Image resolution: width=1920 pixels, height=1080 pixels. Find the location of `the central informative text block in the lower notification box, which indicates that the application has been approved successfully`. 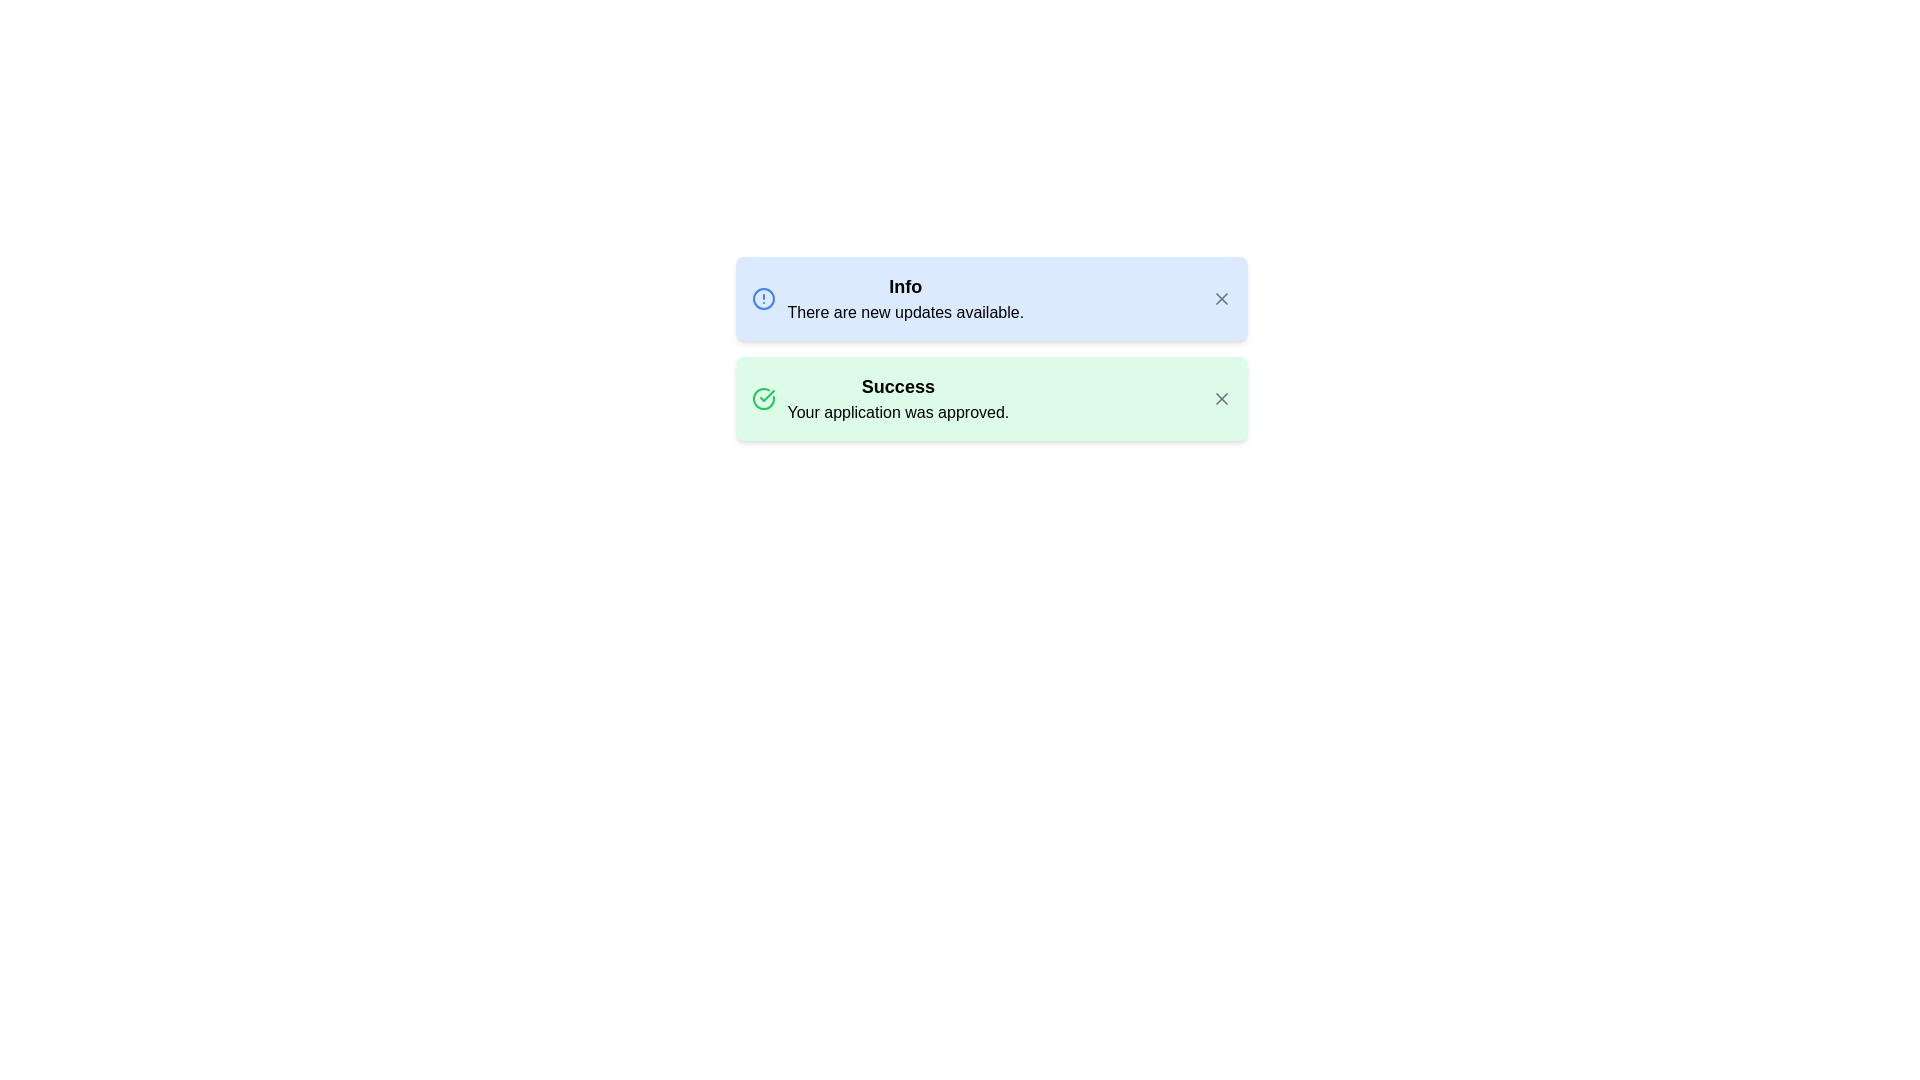

the central informative text block in the lower notification box, which indicates that the application has been approved successfully is located at coordinates (897, 398).